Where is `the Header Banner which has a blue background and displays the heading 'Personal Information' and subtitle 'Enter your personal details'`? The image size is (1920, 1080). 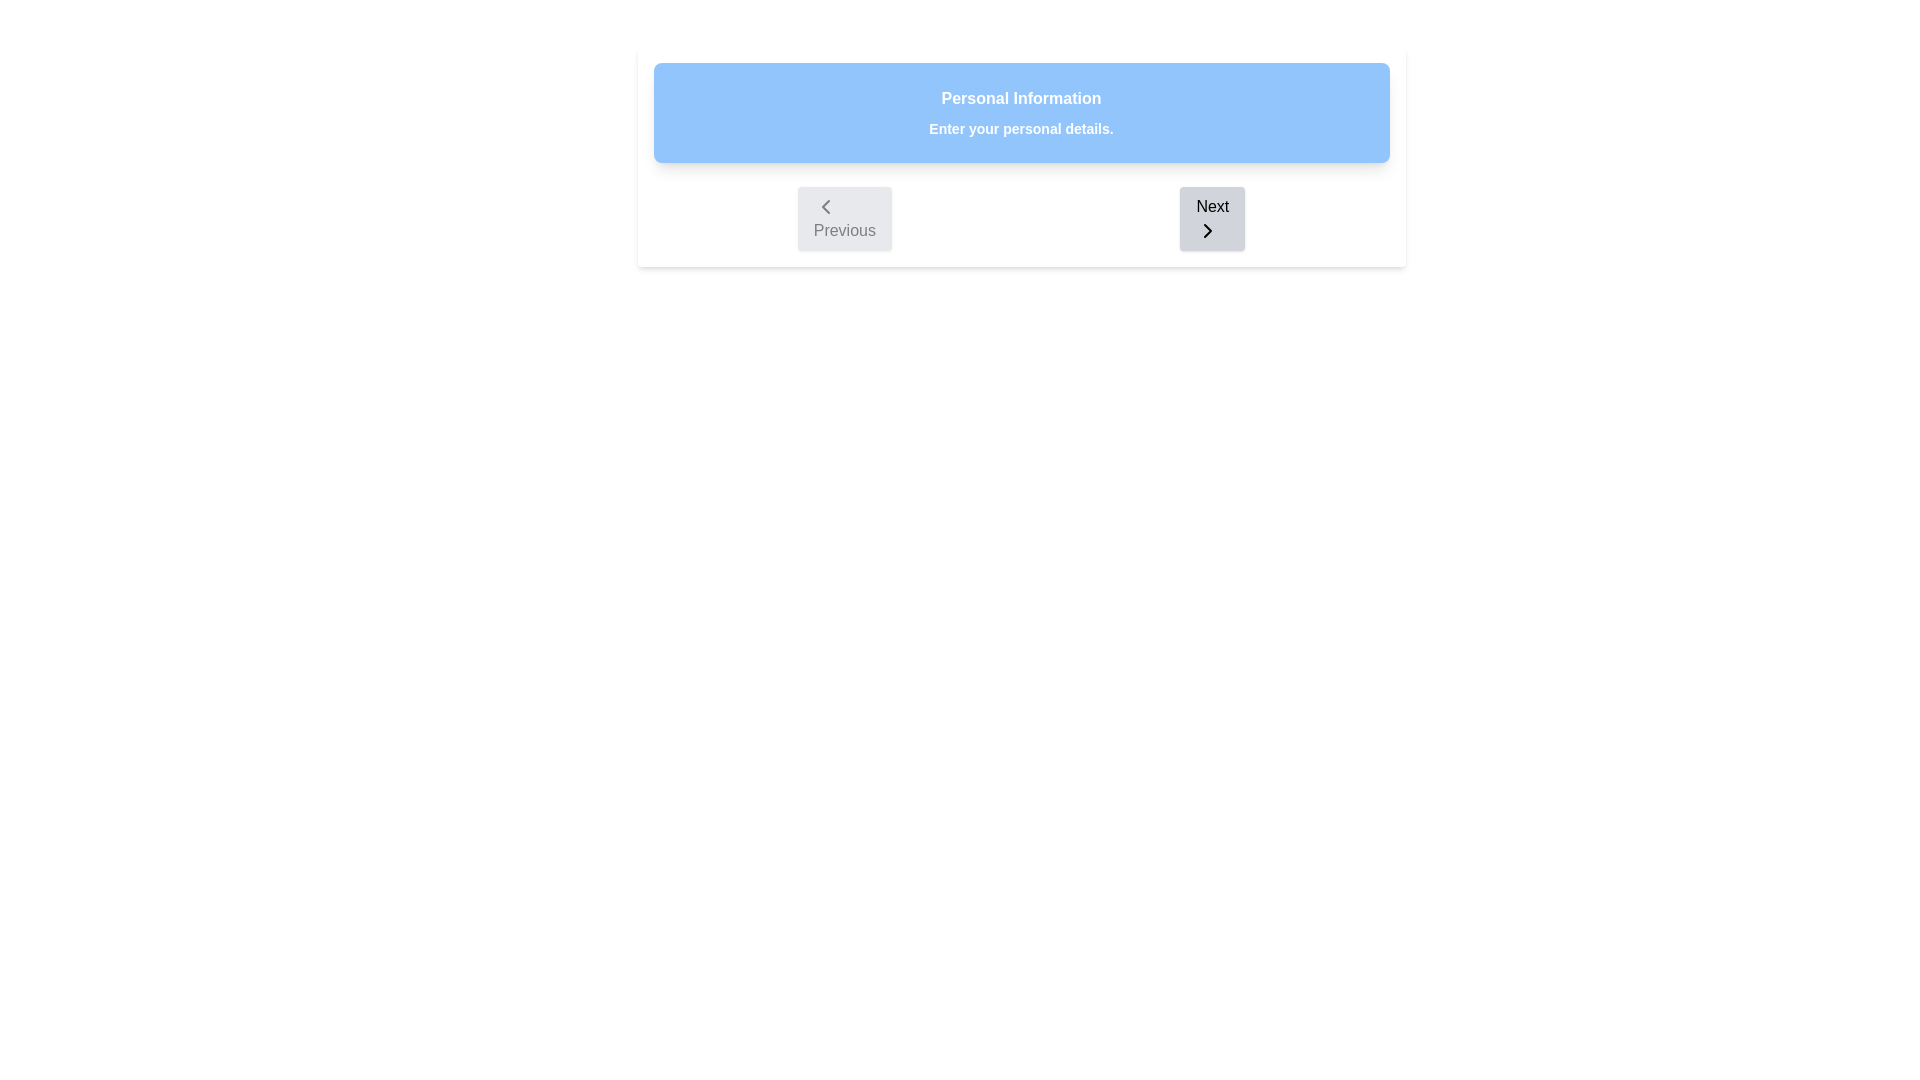 the Header Banner which has a blue background and displays the heading 'Personal Information' and subtitle 'Enter your personal details' is located at coordinates (1021, 112).